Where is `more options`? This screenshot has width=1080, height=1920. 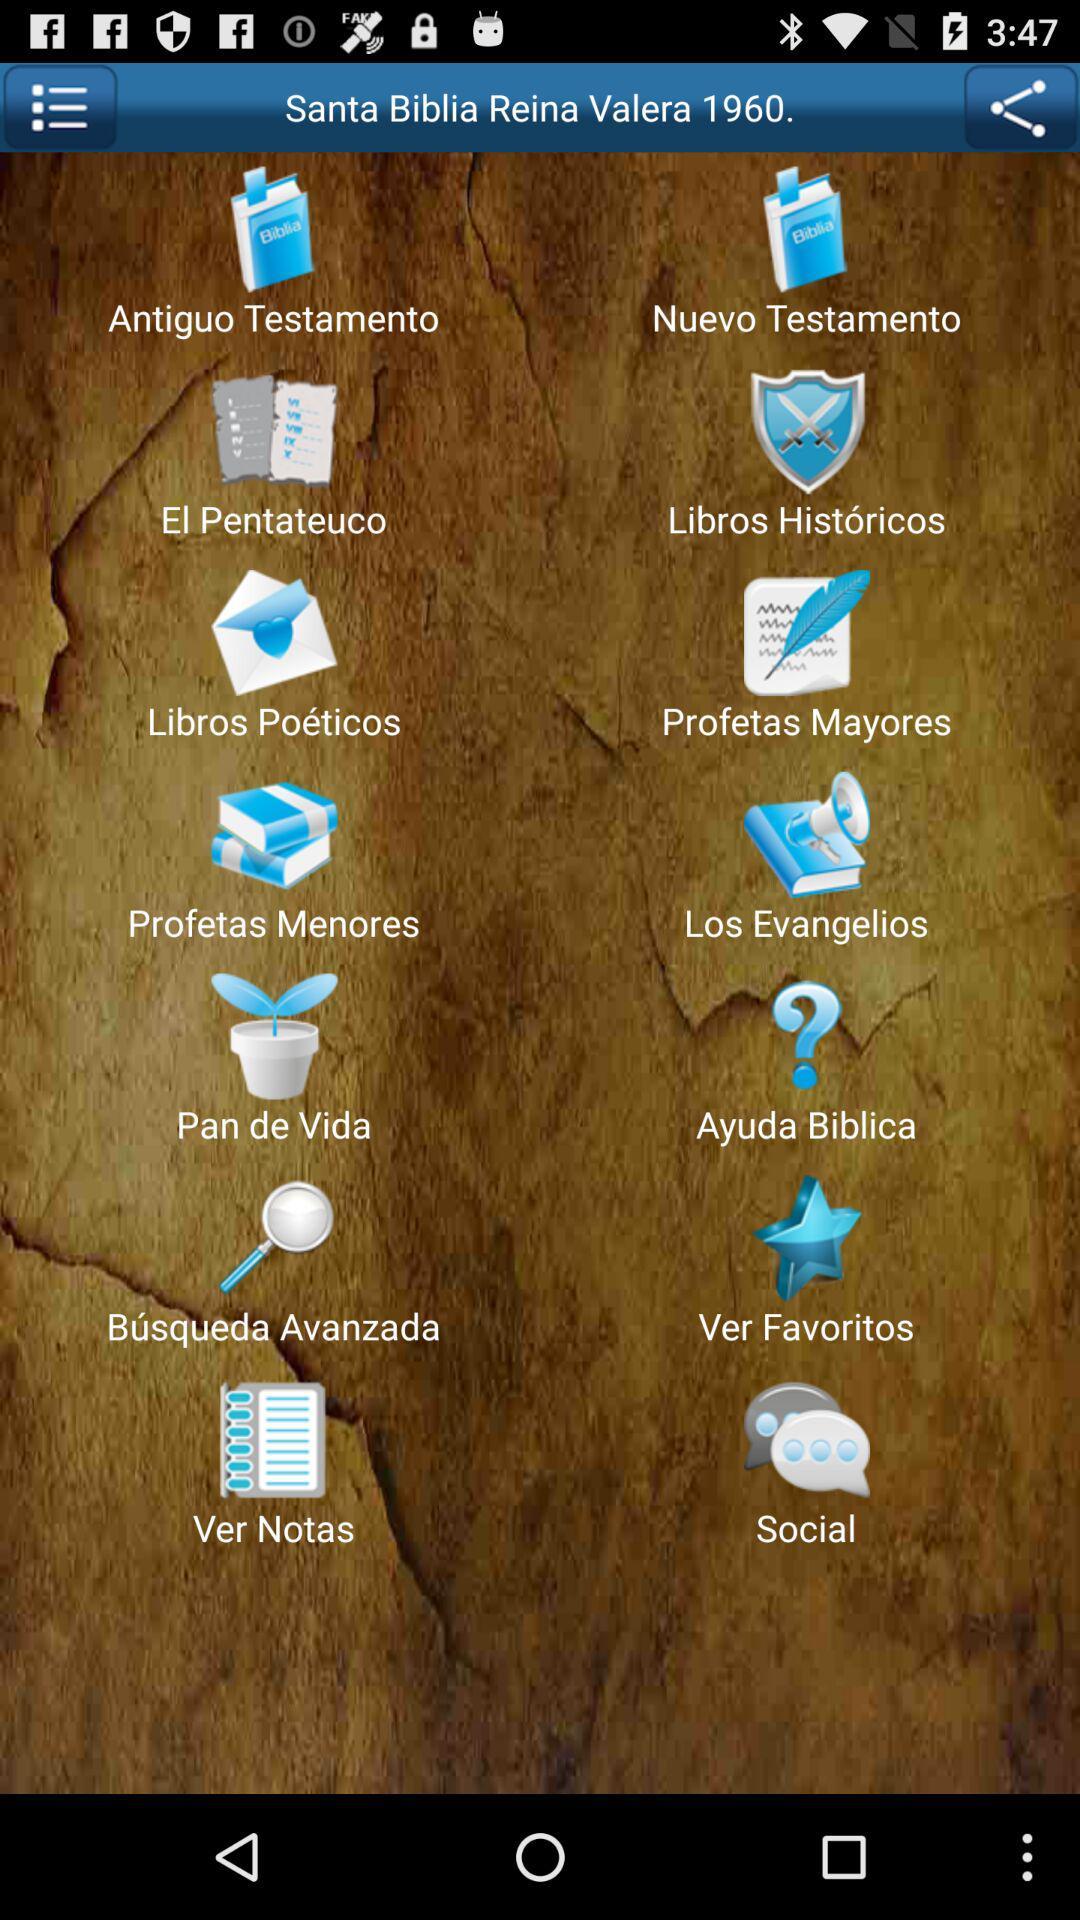 more options is located at coordinates (58, 106).